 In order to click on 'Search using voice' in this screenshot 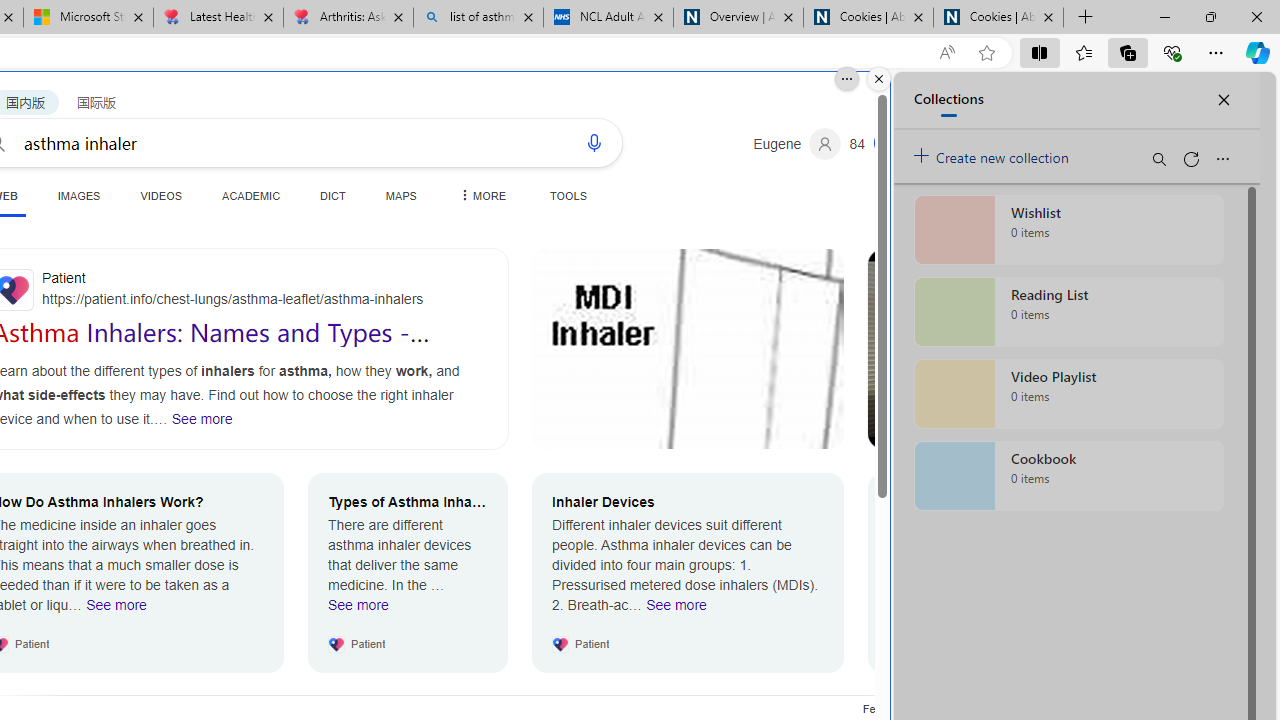, I will do `click(592, 141)`.